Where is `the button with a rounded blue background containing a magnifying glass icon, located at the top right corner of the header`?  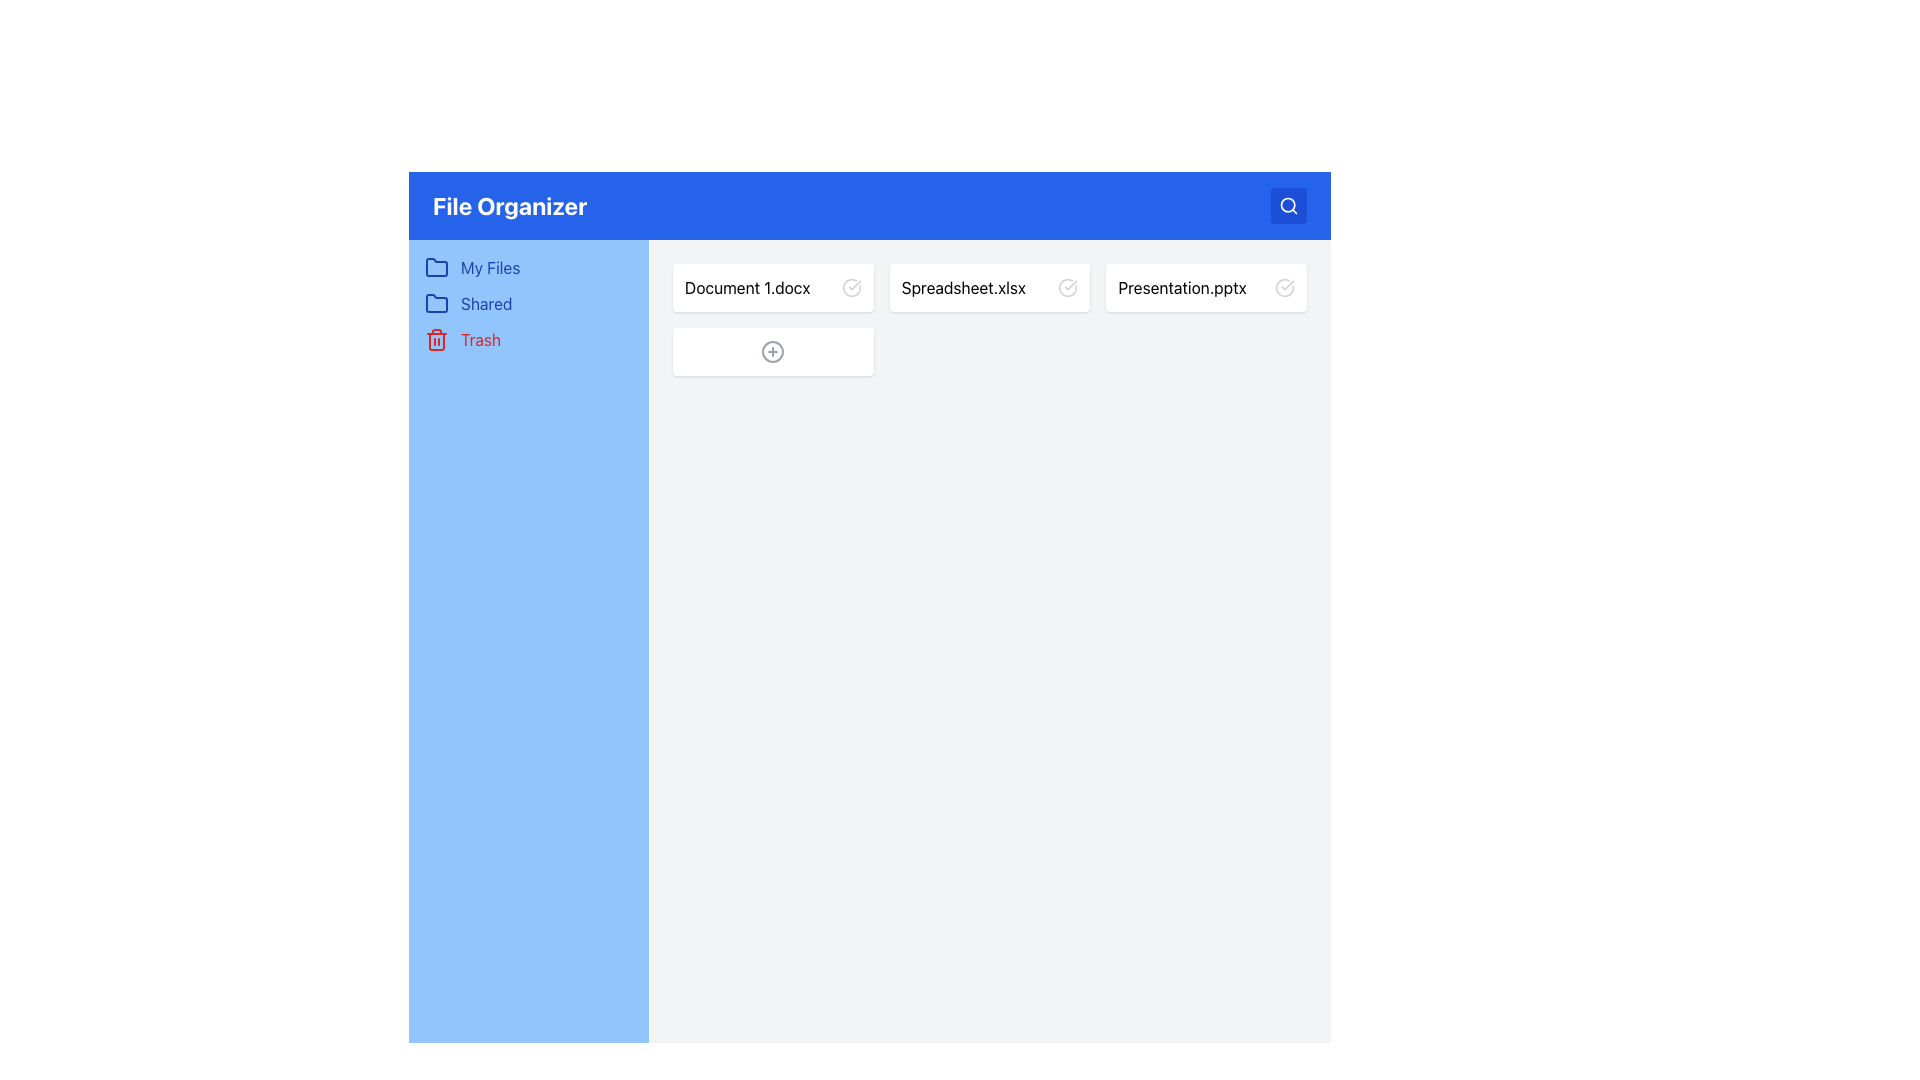 the button with a rounded blue background containing a magnifying glass icon, located at the top right corner of the header is located at coordinates (1289, 205).